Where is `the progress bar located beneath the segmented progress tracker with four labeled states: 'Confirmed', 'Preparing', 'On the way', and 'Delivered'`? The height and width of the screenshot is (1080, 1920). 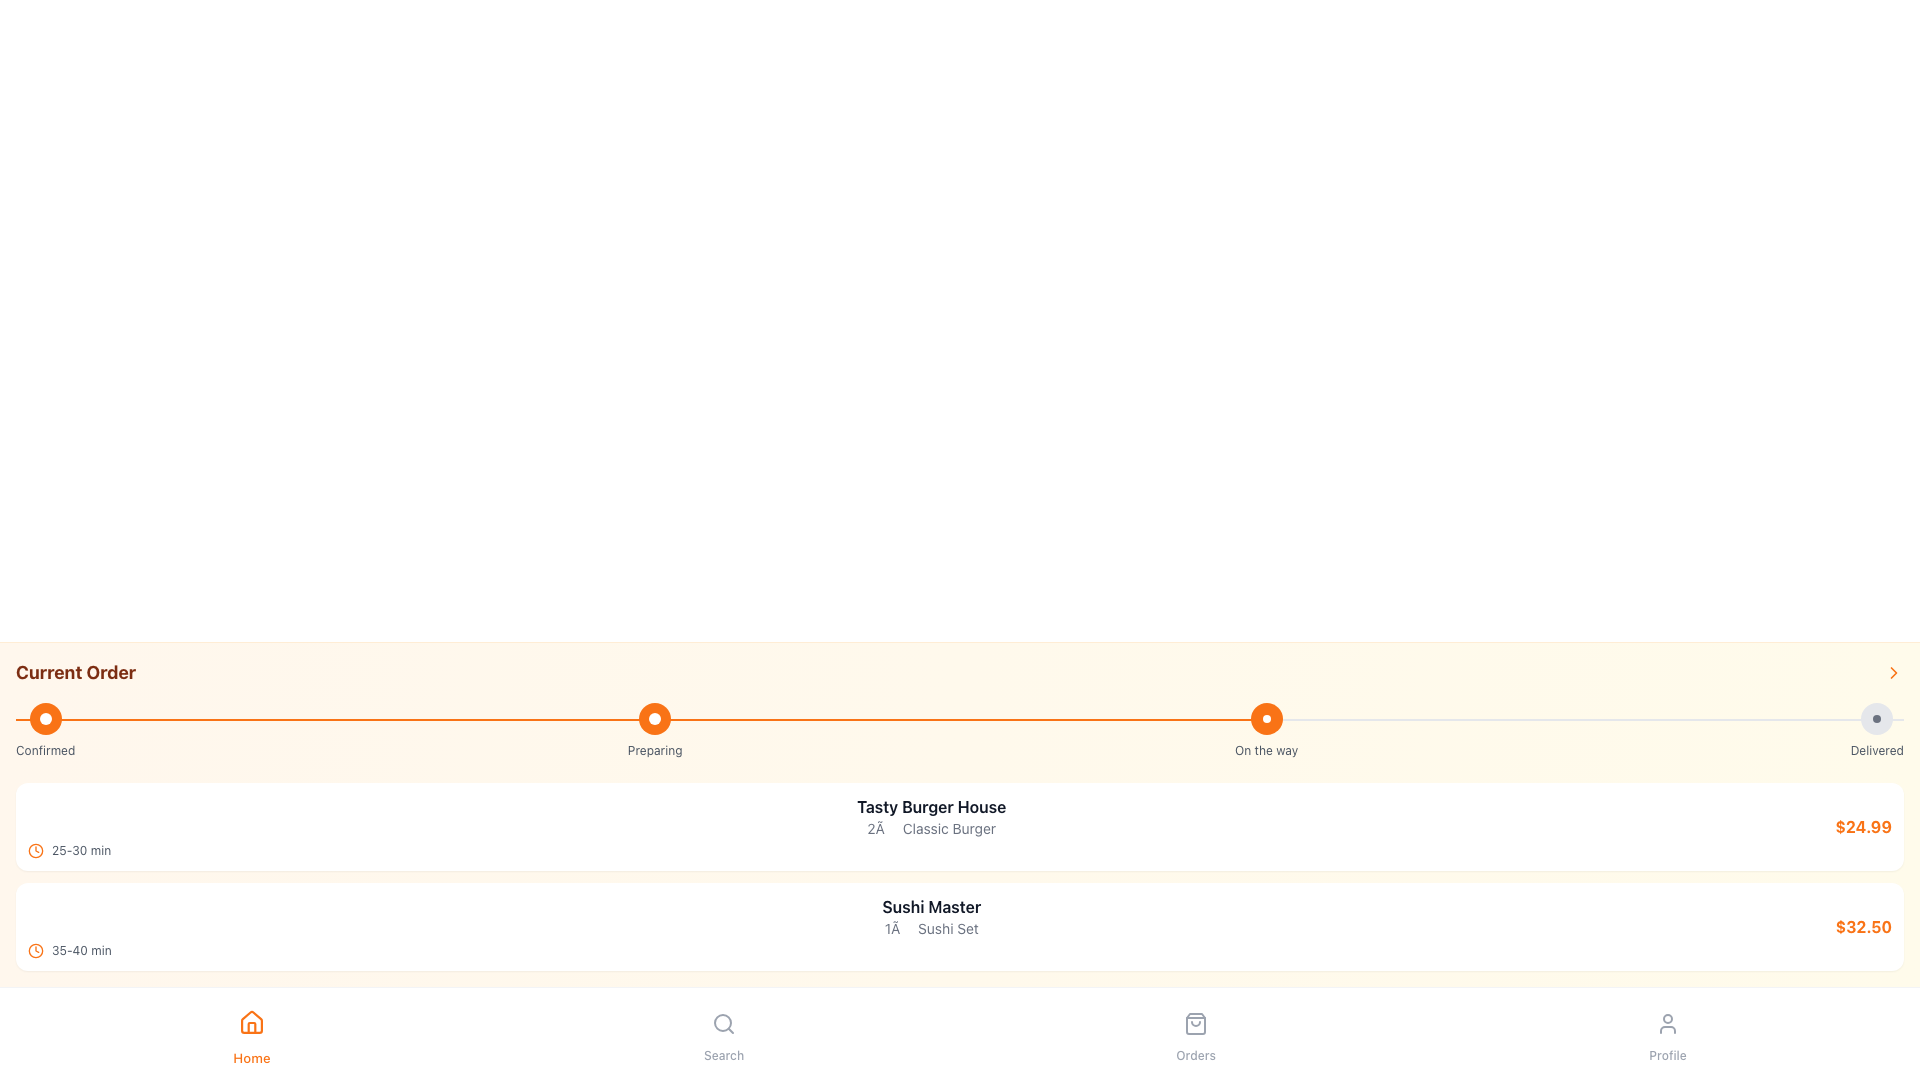 the progress bar located beneath the segmented progress tracker with four labeled states: 'Confirmed', 'Preparing', 'On the way', and 'Delivered' is located at coordinates (960, 720).